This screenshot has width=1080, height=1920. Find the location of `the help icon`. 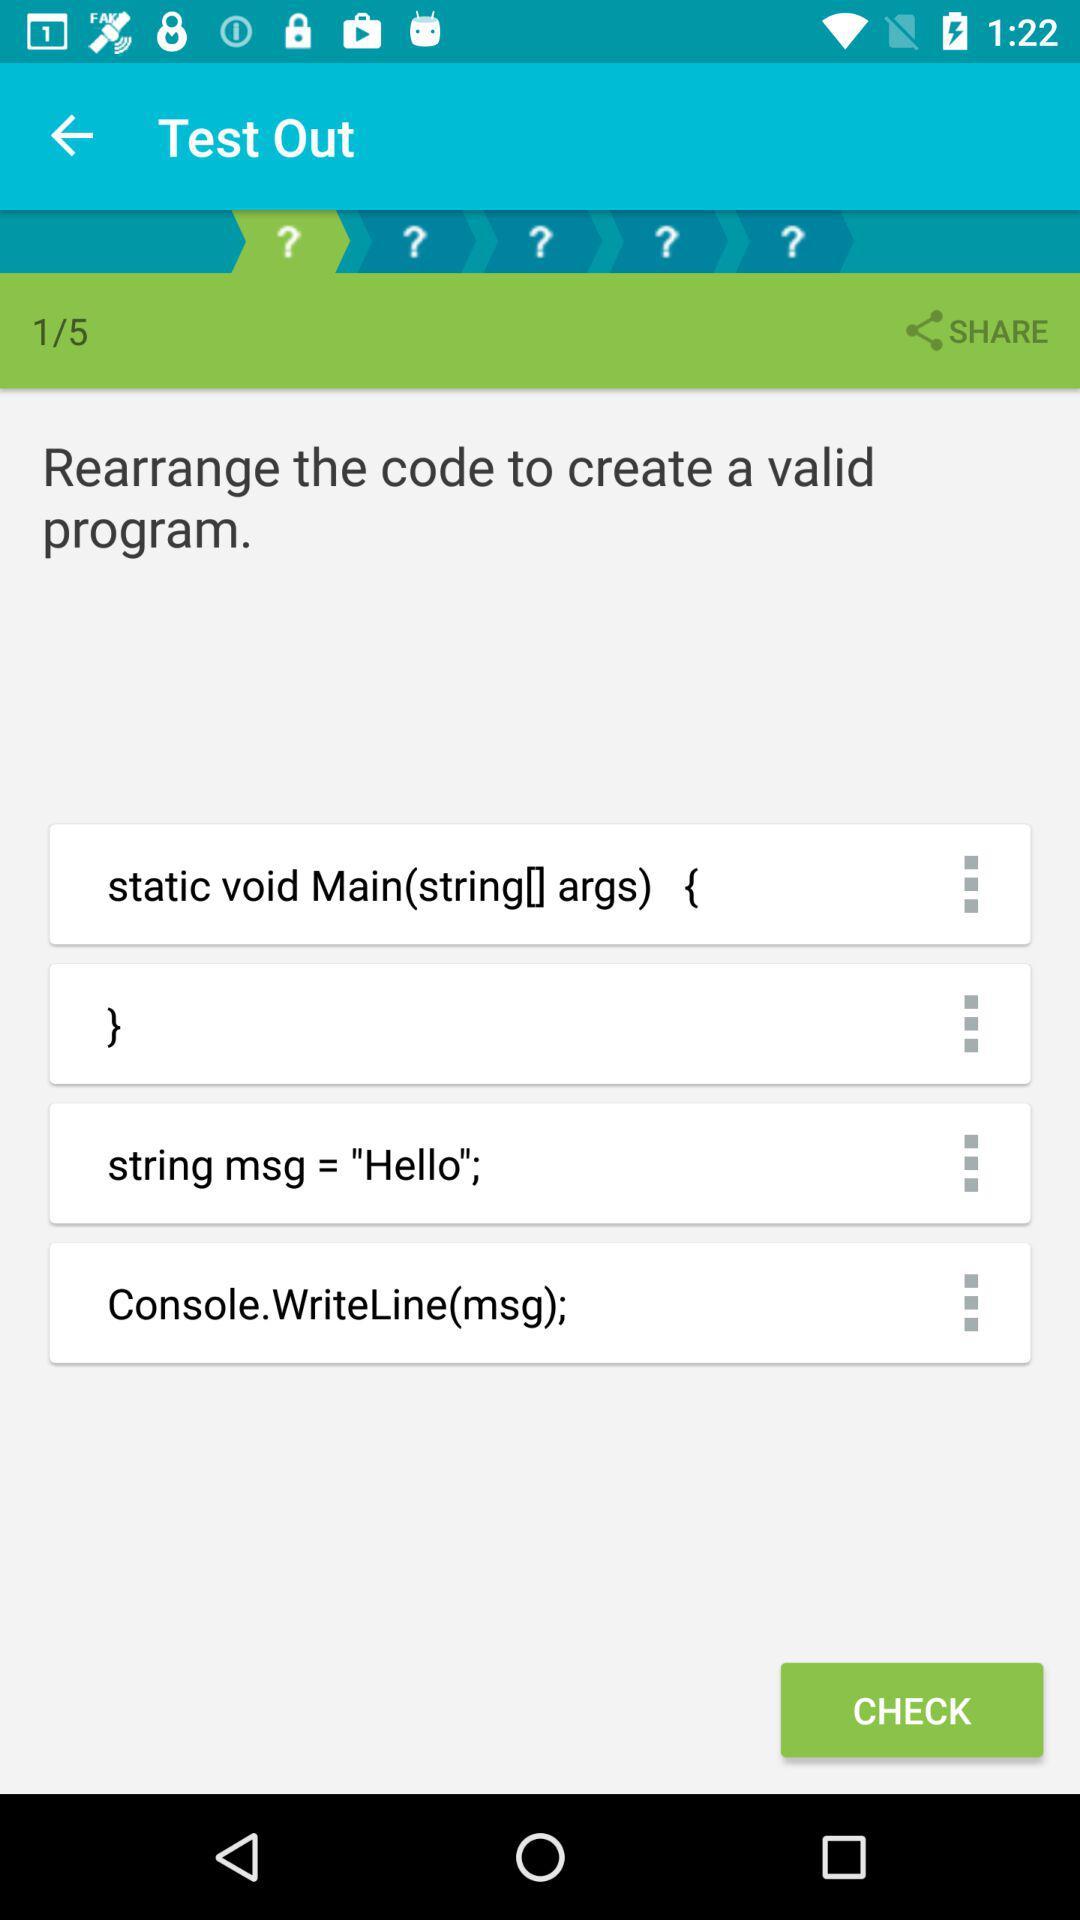

the help icon is located at coordinates (288, 240).